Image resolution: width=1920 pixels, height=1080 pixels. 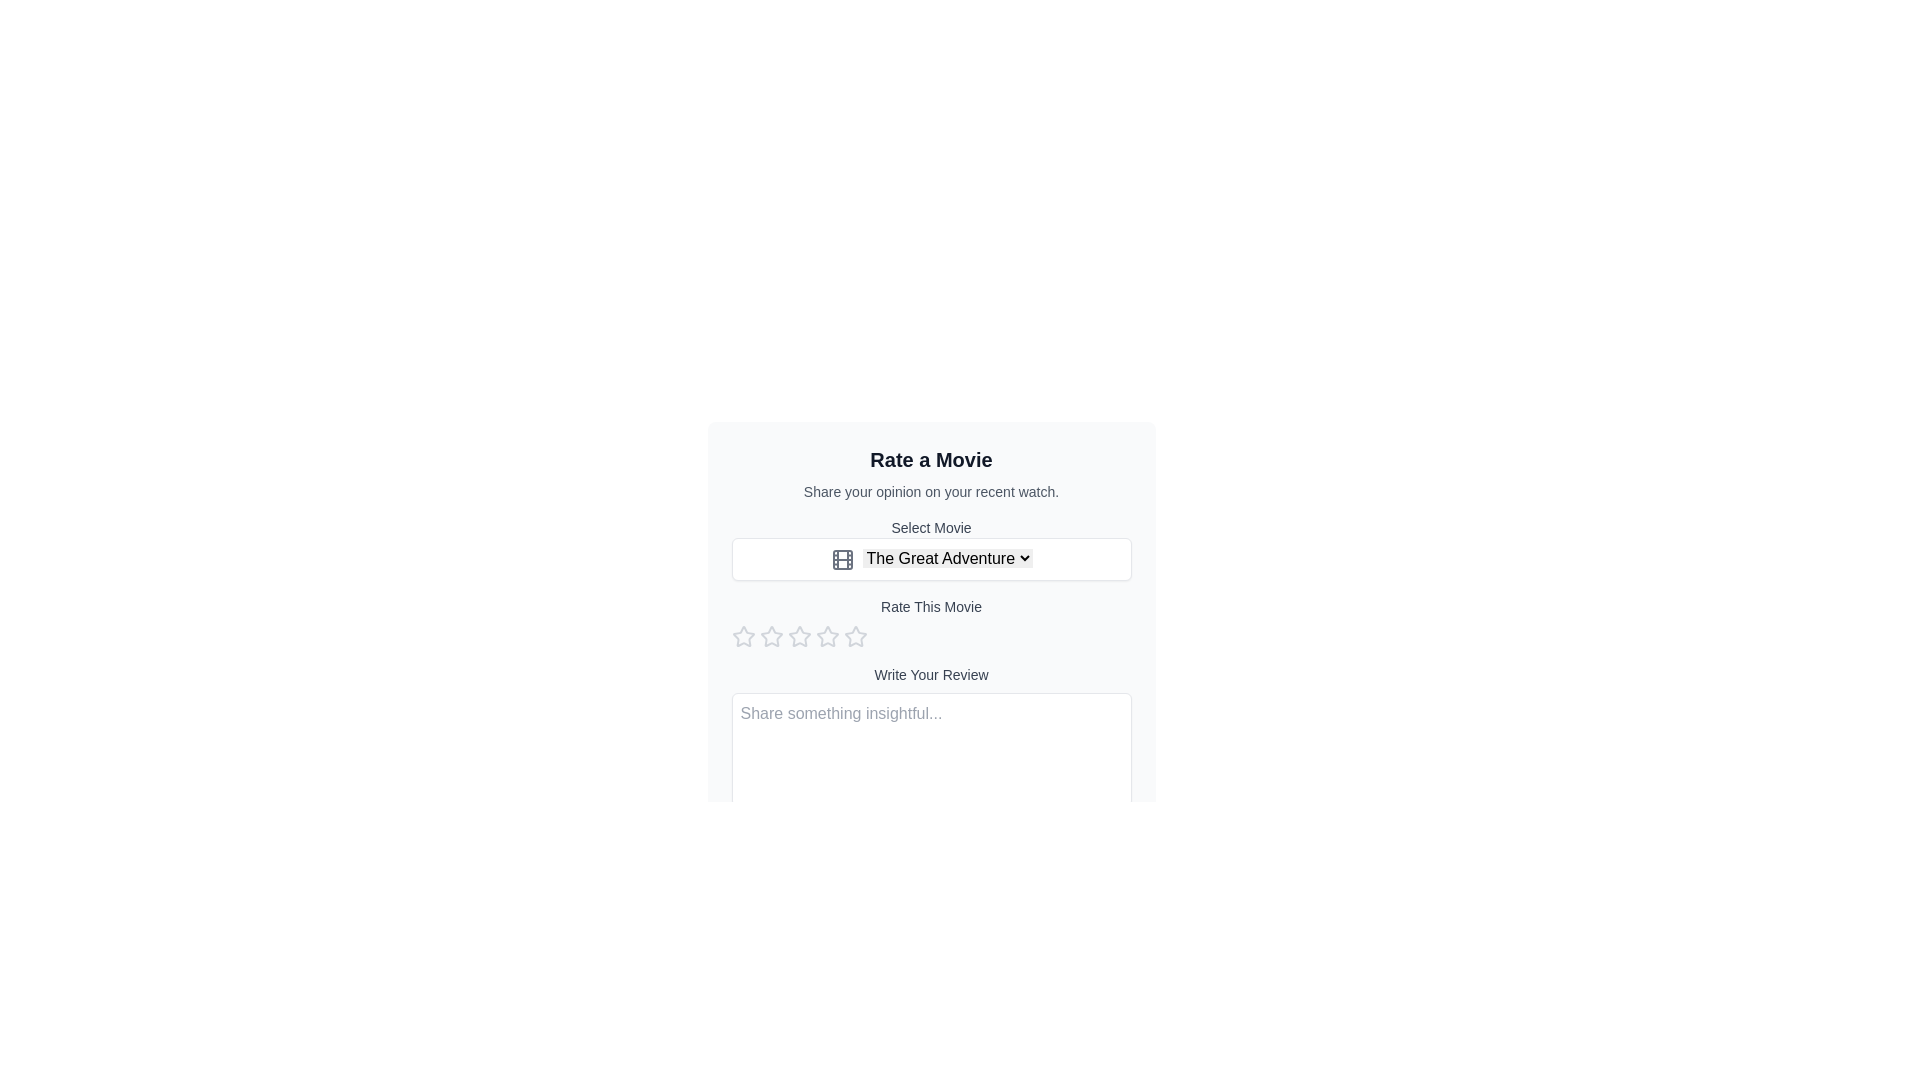 What do you see at coordinates (930, 492) in the screenshot?
I see `the instructional text label that prompts users to share their thoughts or opinions regarding their last viewed movie, located below the 'Rate a Movie' title header and above the 'Select Movie' dropdown` at bounding box center [930, 492].